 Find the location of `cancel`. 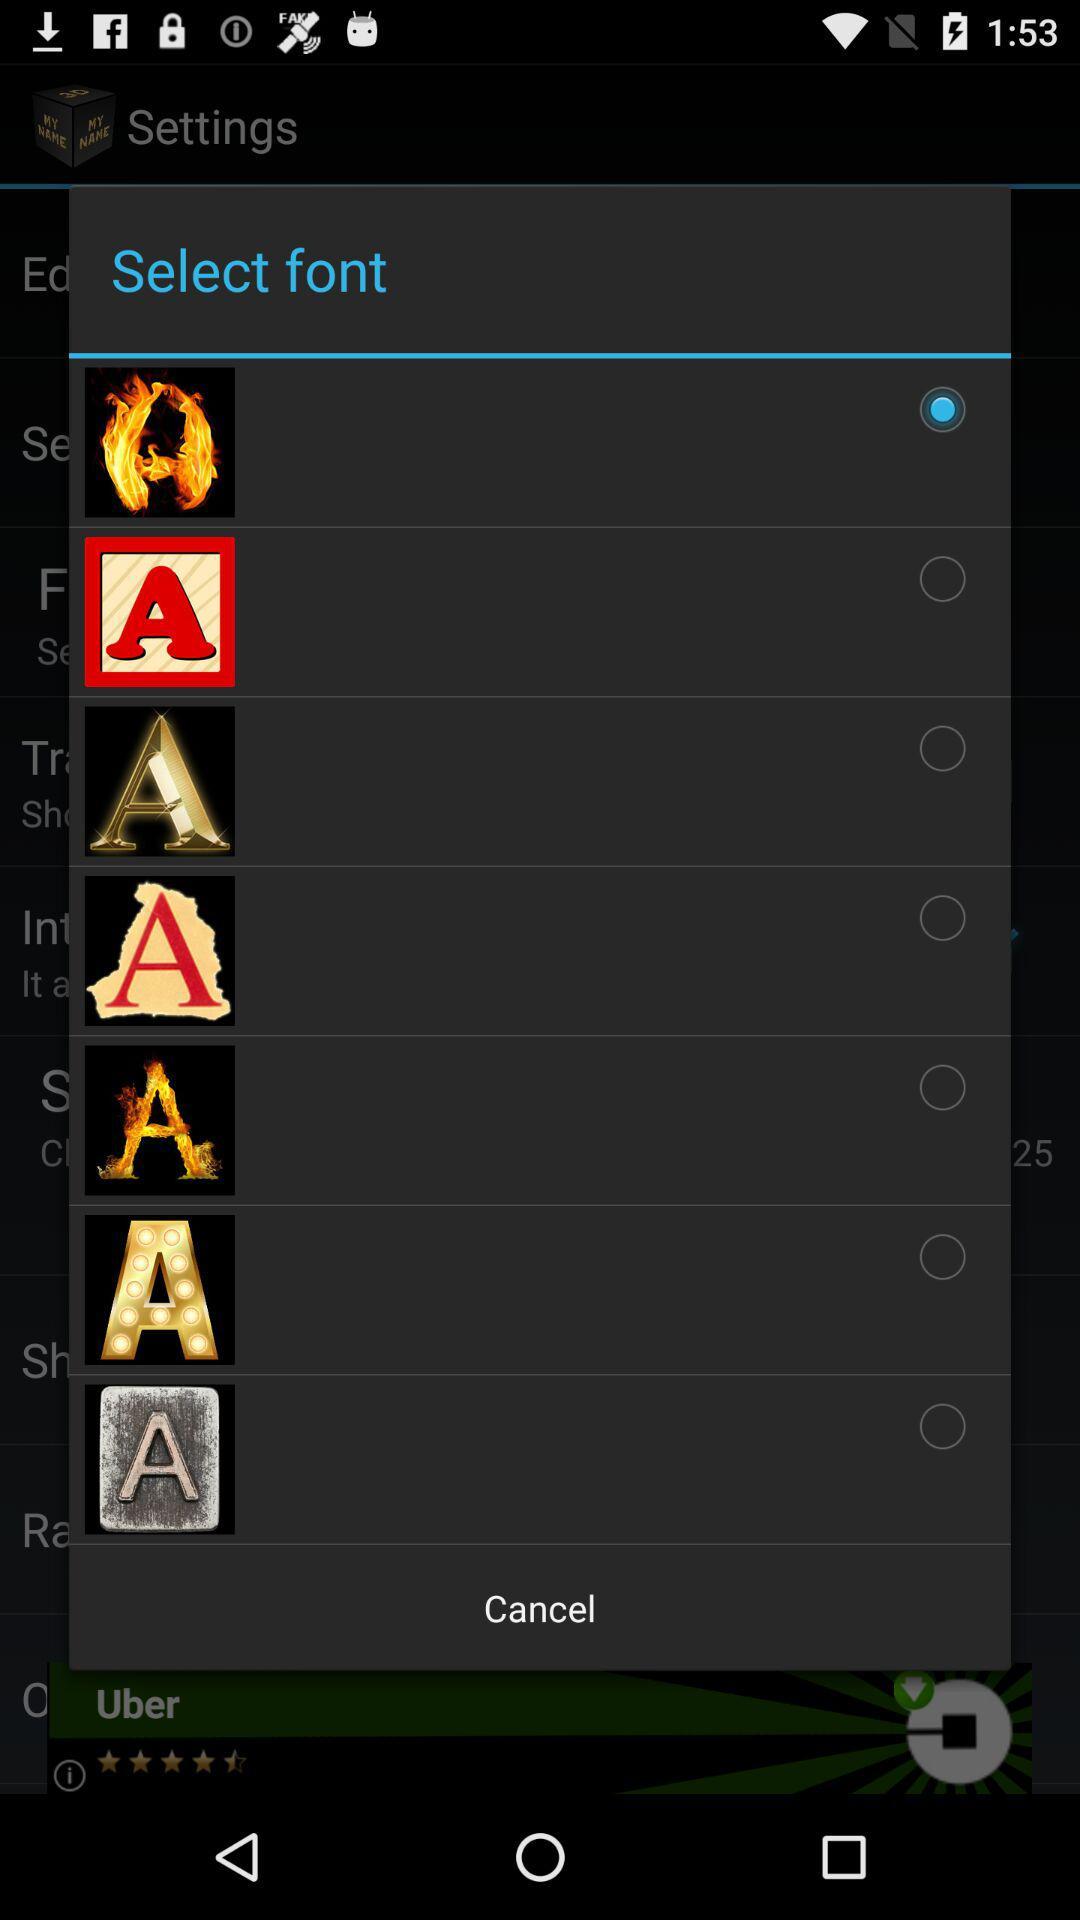

cancel is located at coordinates (540, 1608).